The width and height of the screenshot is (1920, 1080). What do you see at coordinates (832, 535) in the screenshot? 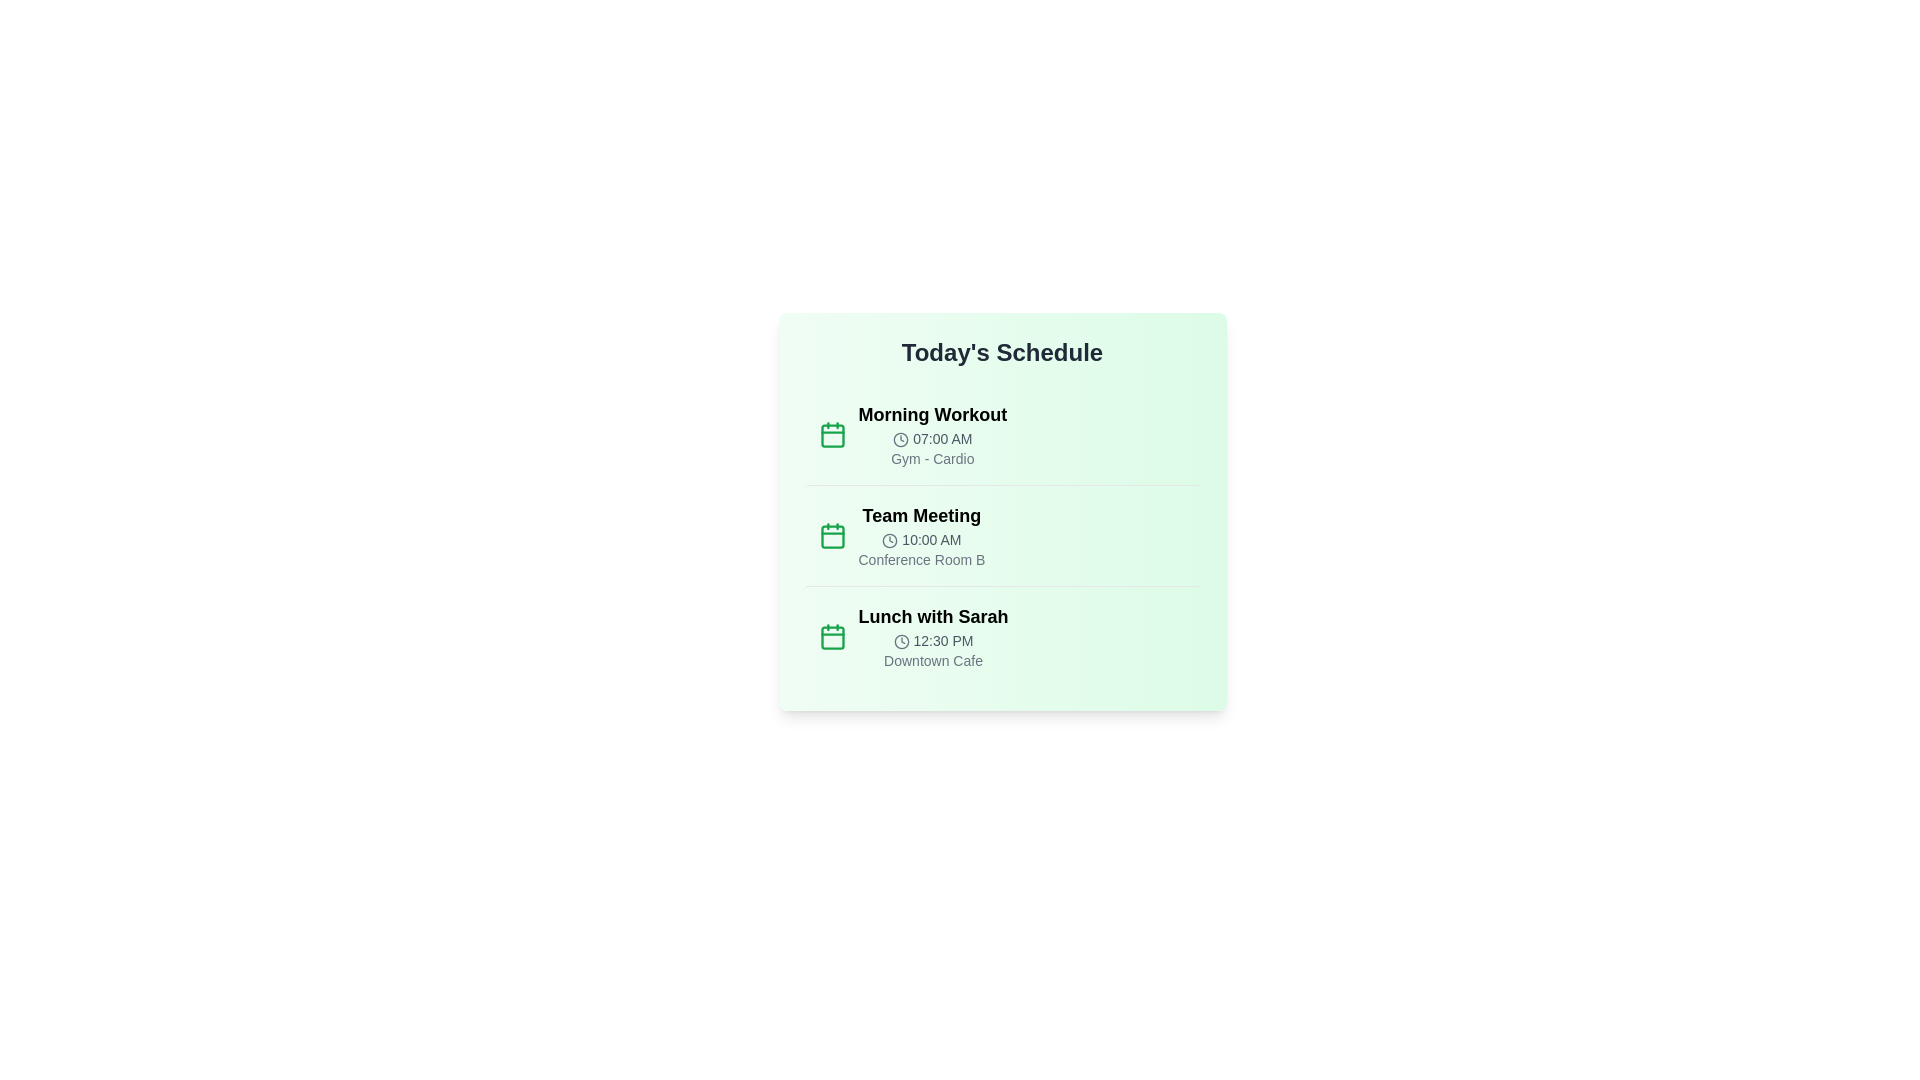
I see `the calendar icon for the Team Meeting event` at bounding box center [832, 535].